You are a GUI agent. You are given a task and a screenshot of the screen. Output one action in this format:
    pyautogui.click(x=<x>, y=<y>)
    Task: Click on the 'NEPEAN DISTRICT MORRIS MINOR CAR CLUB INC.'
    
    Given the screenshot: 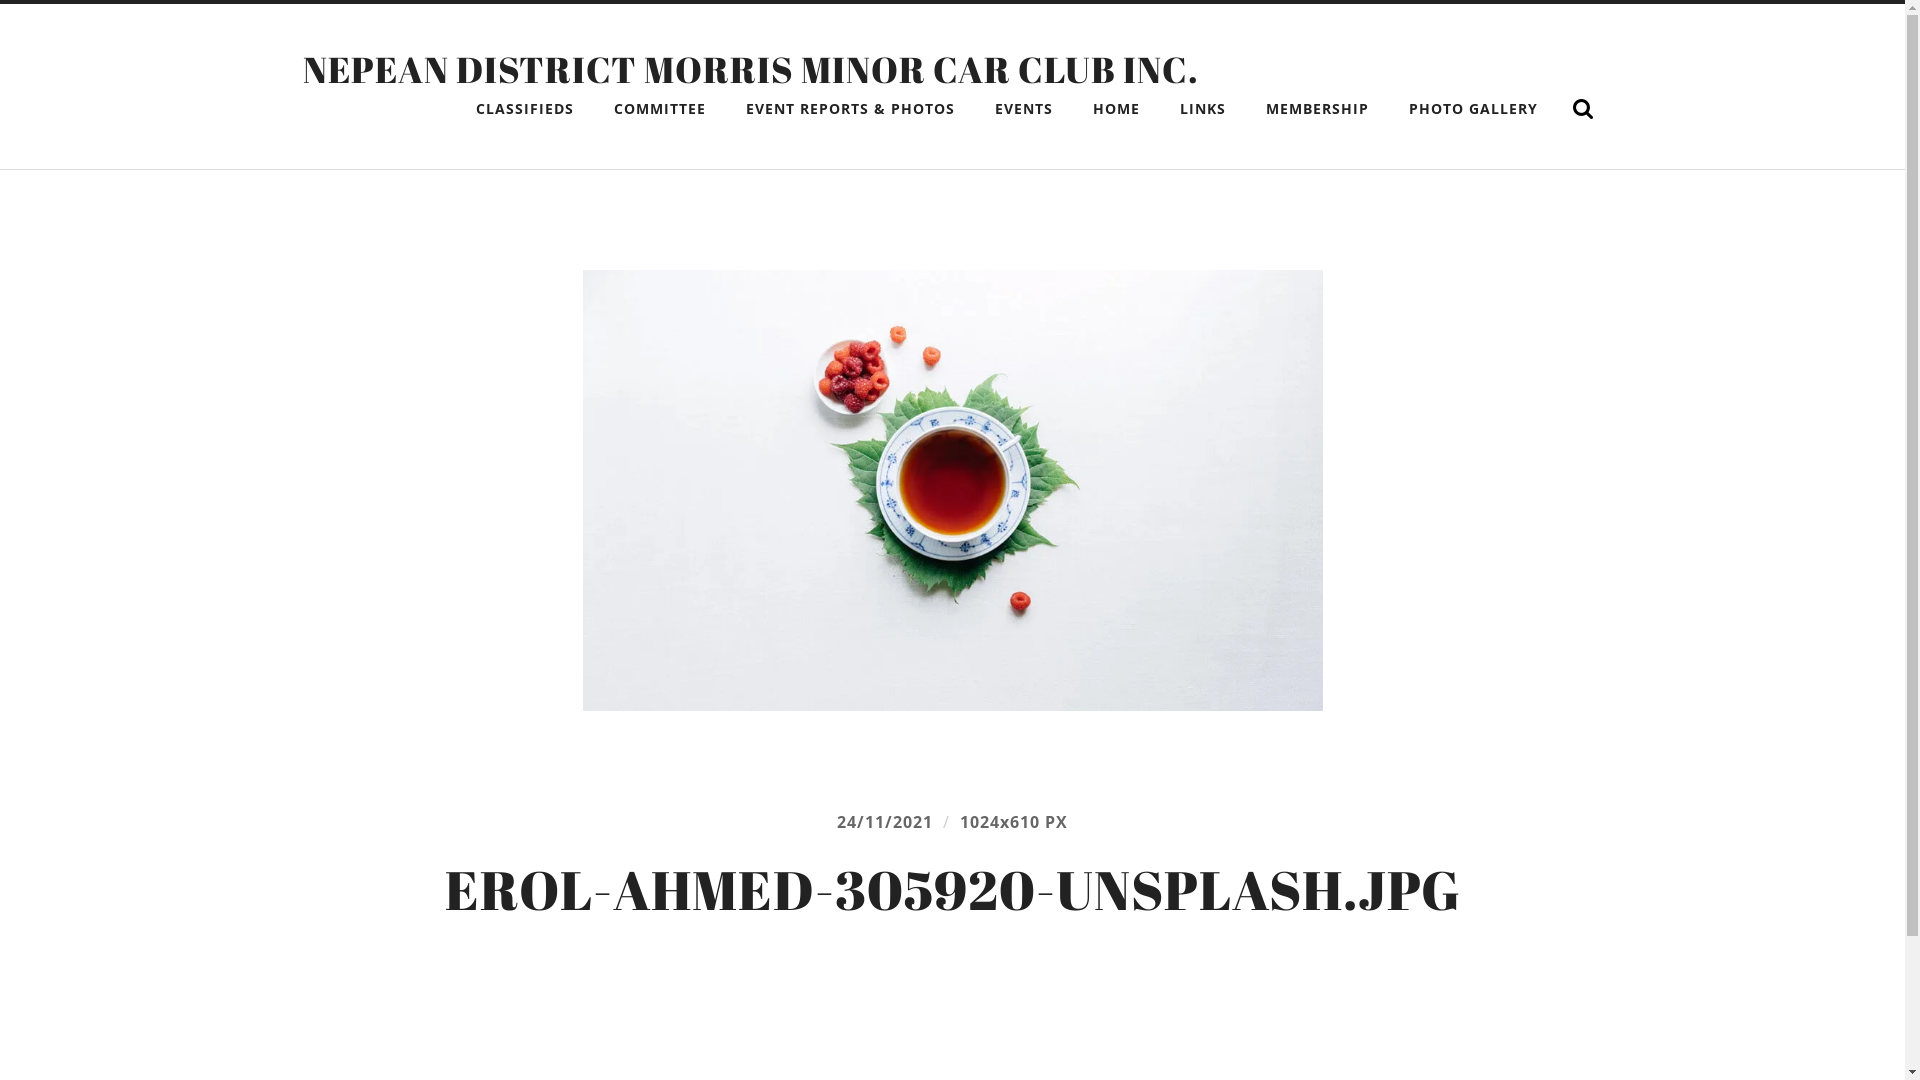 What is the action you would take?
    pyautogui.click(x=301, y=68)
    